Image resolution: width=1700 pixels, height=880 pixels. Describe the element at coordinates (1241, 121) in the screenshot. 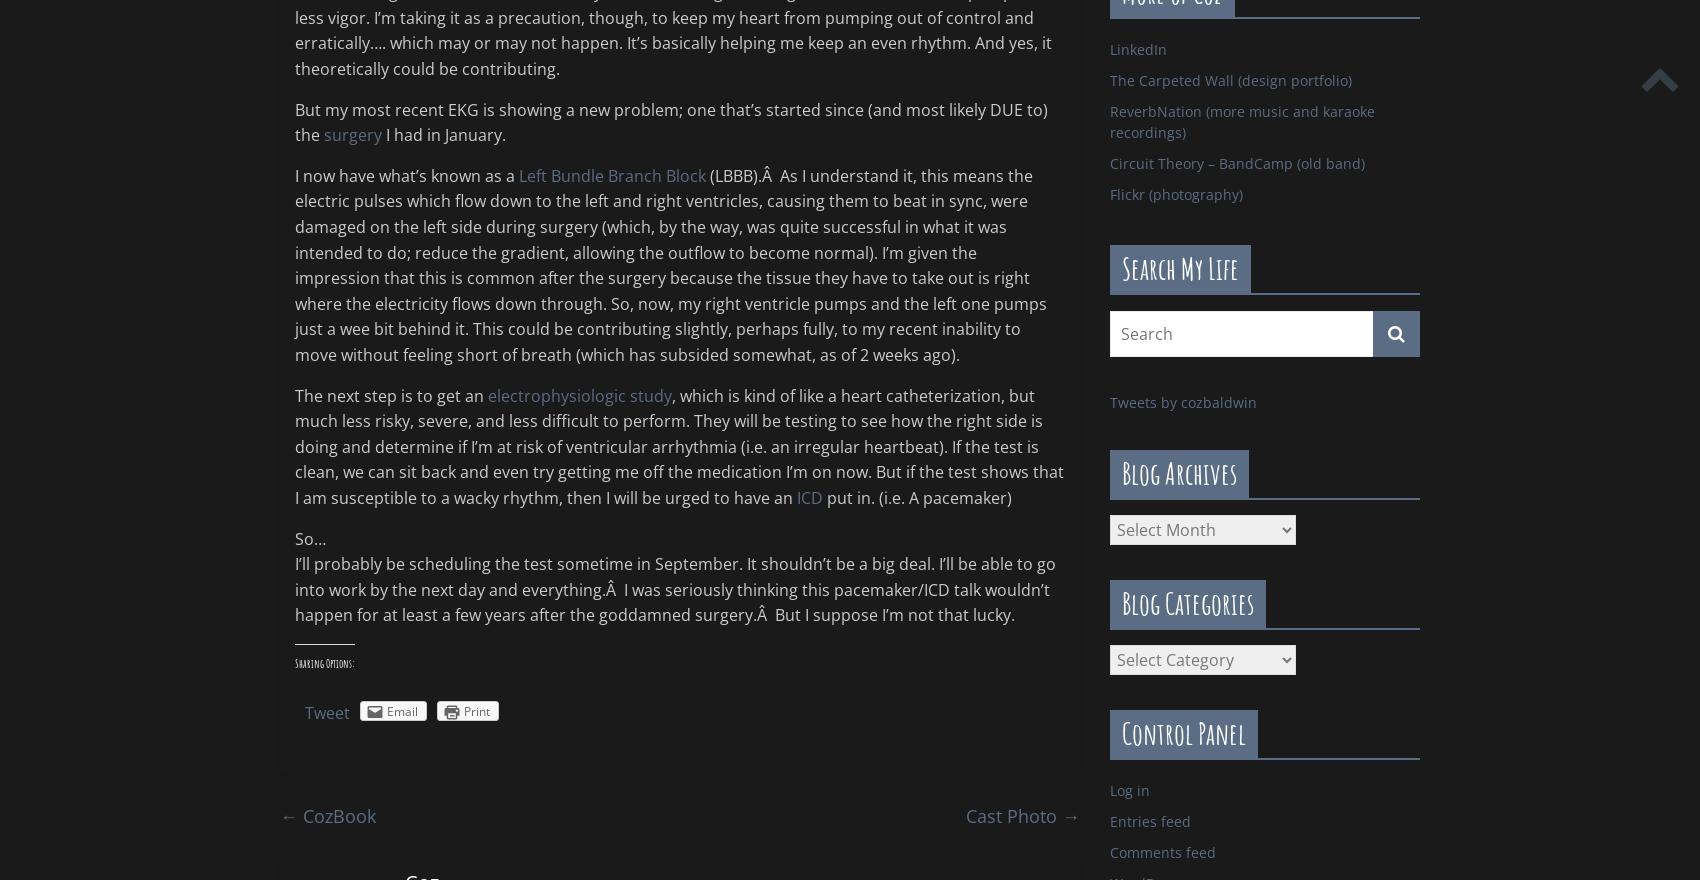

I see `'ReverbNation (more music and karaoke recordings)'` at that location.